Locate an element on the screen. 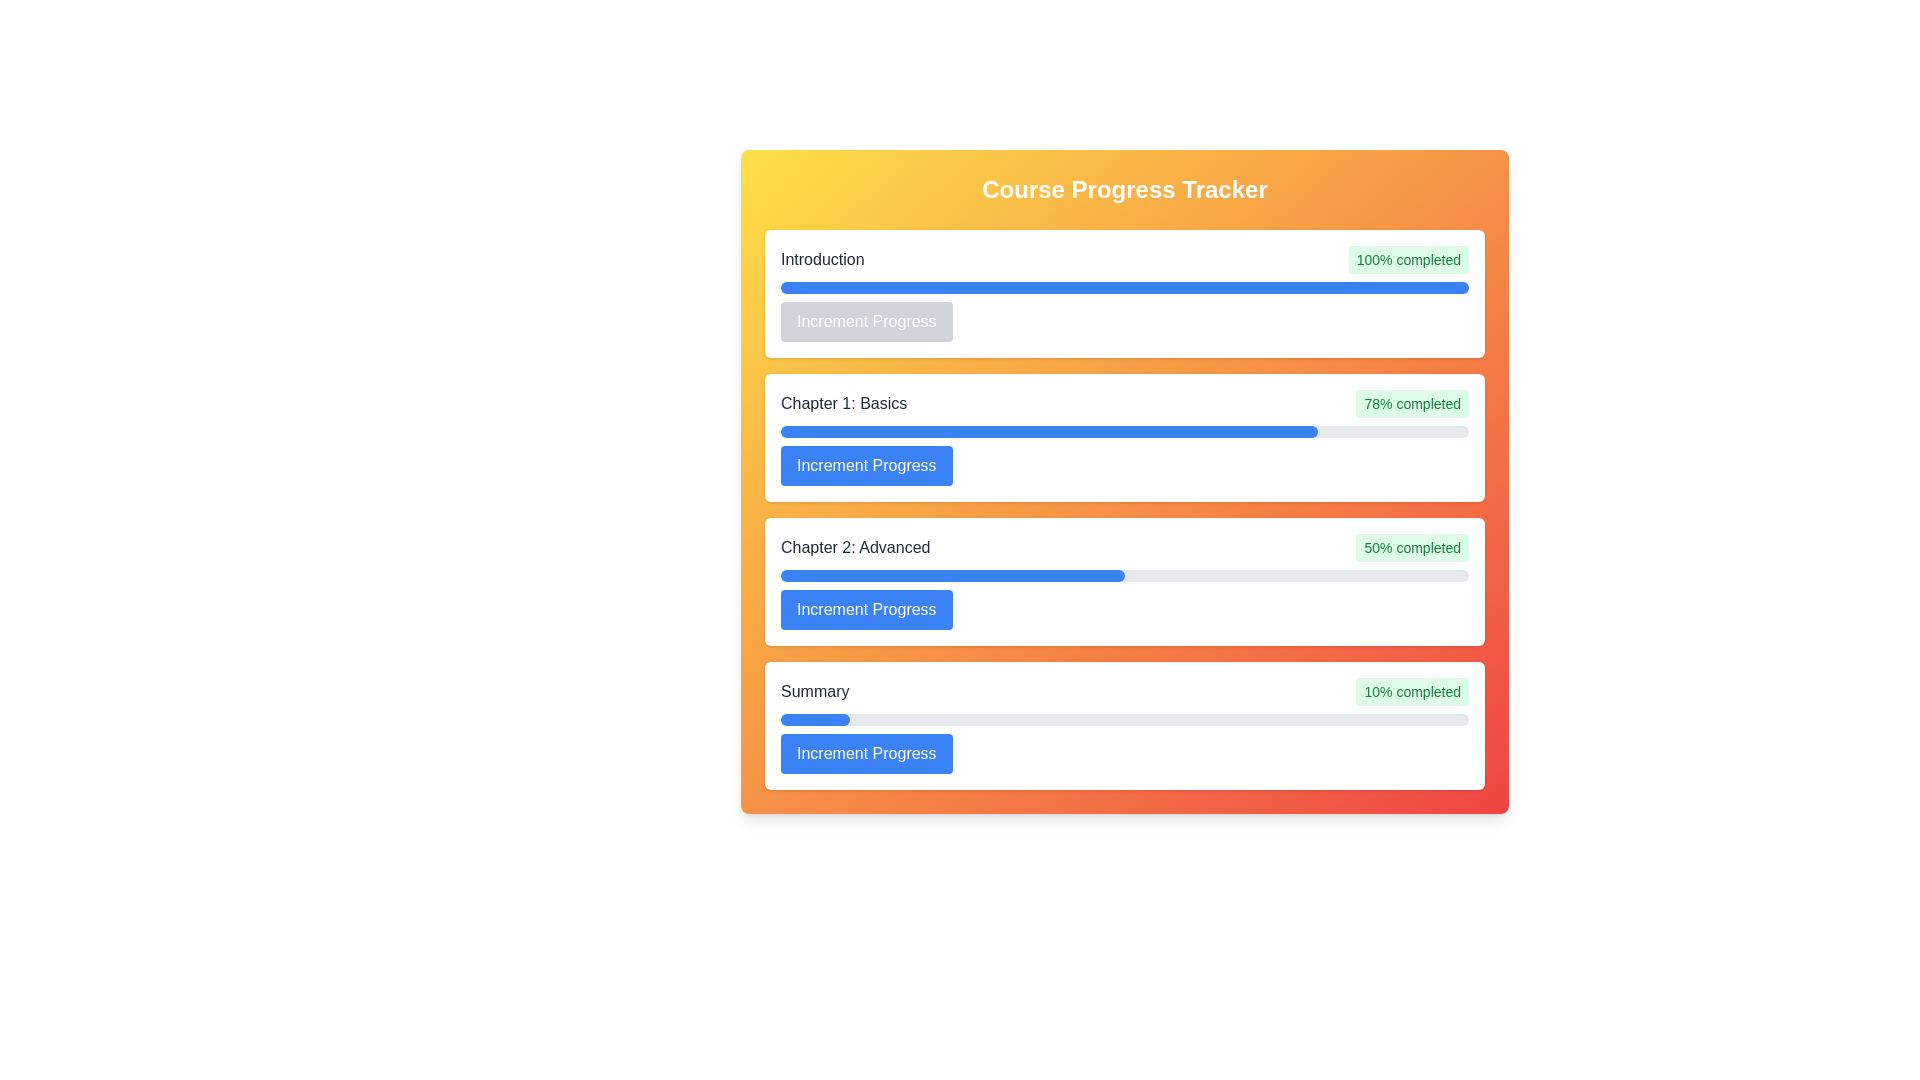 The width and height of the screenshot is (1920, 1080). the button located at the bottom of the 'Summary' section is located at coordinates (866, 753).